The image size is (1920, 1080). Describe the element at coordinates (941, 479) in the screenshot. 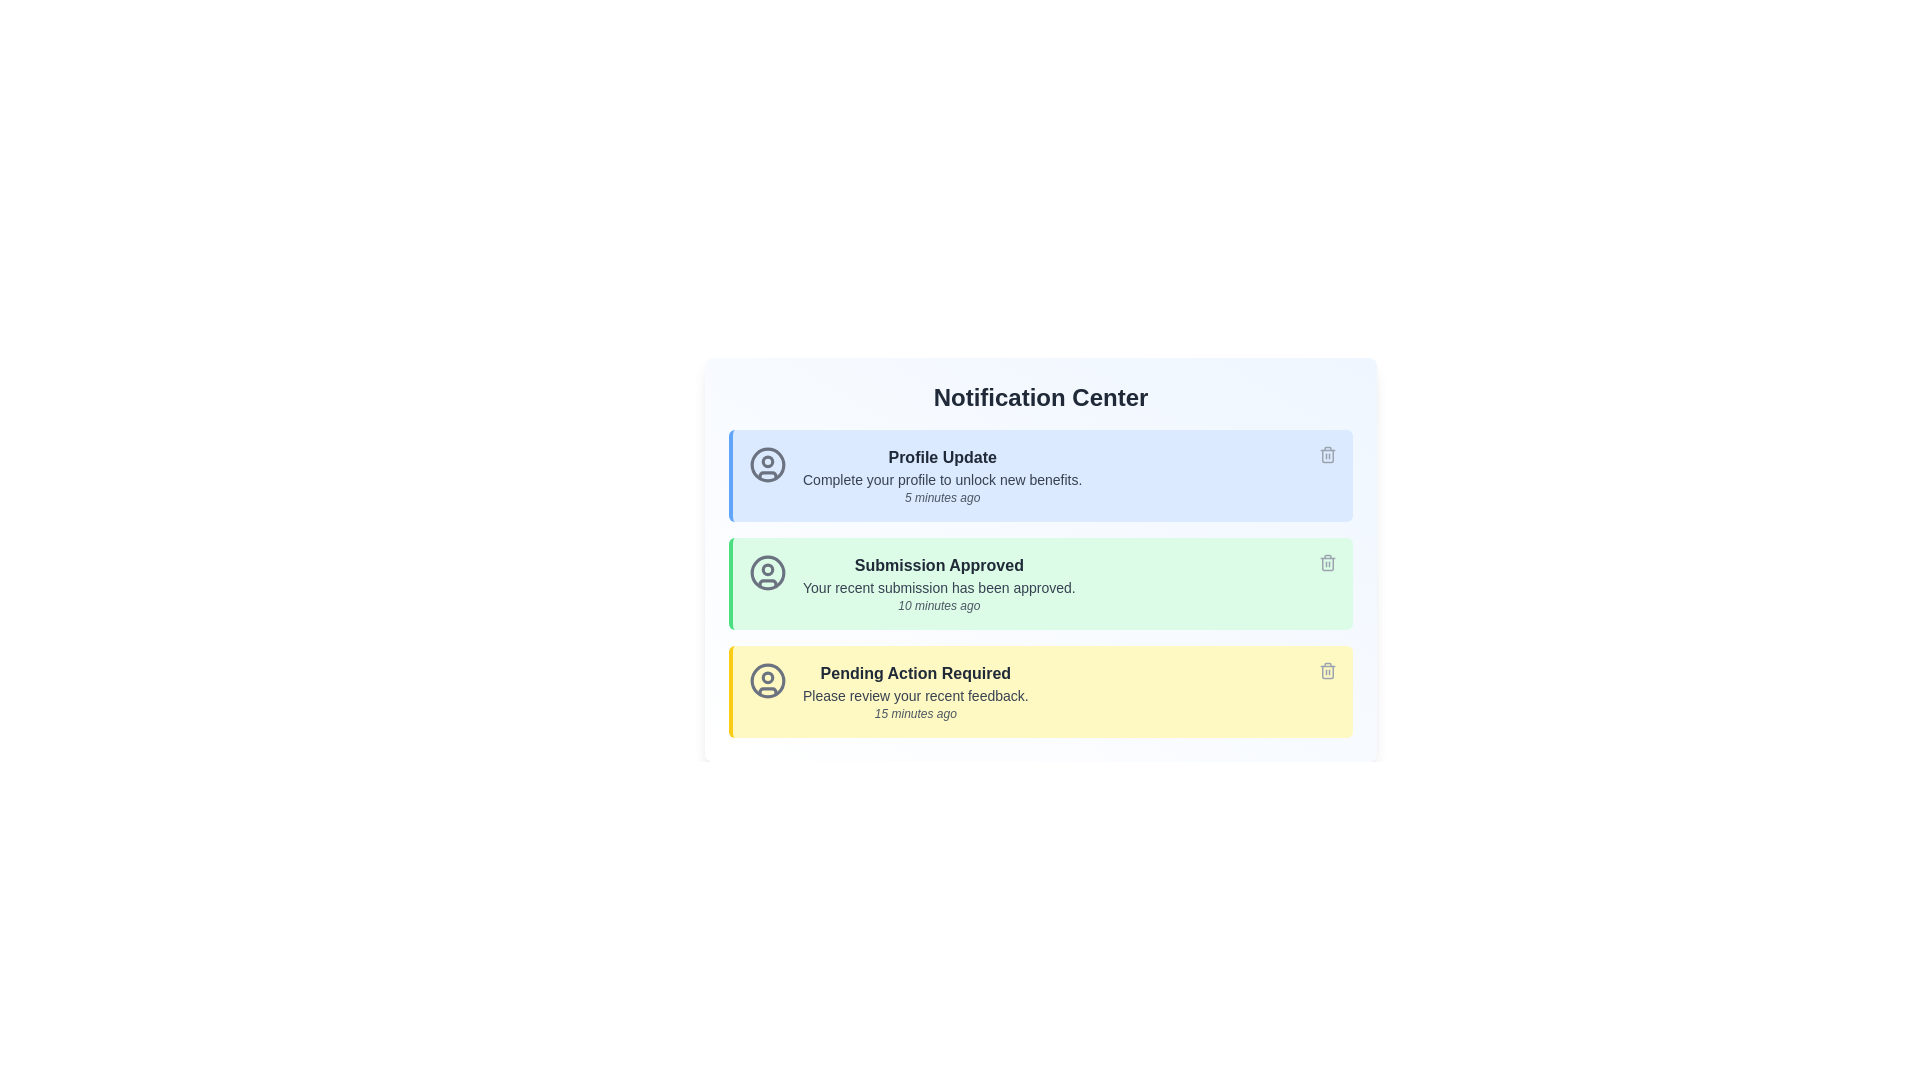

I see `the textual information element that prompts the user to complete their profile, located below 'Profile Update' and above '5 minutes ago'` at that location.